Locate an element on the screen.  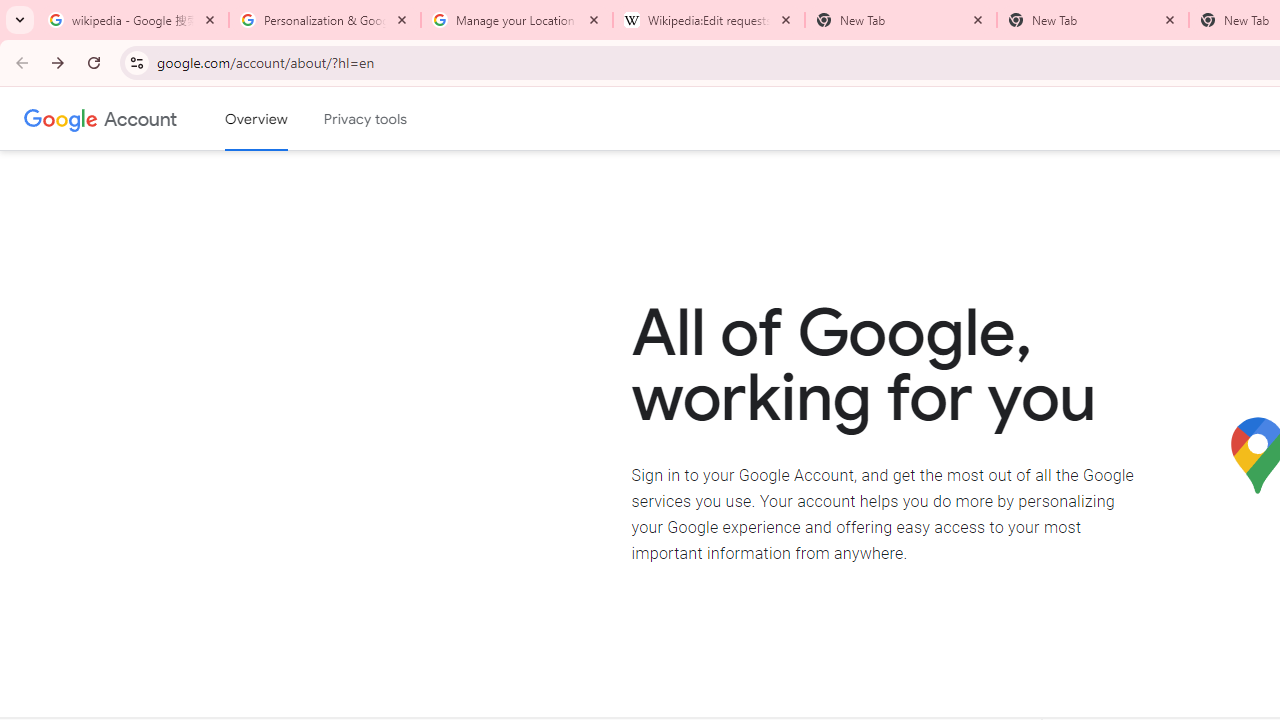
'Google Account overview' is located at coordinates (255, 119).